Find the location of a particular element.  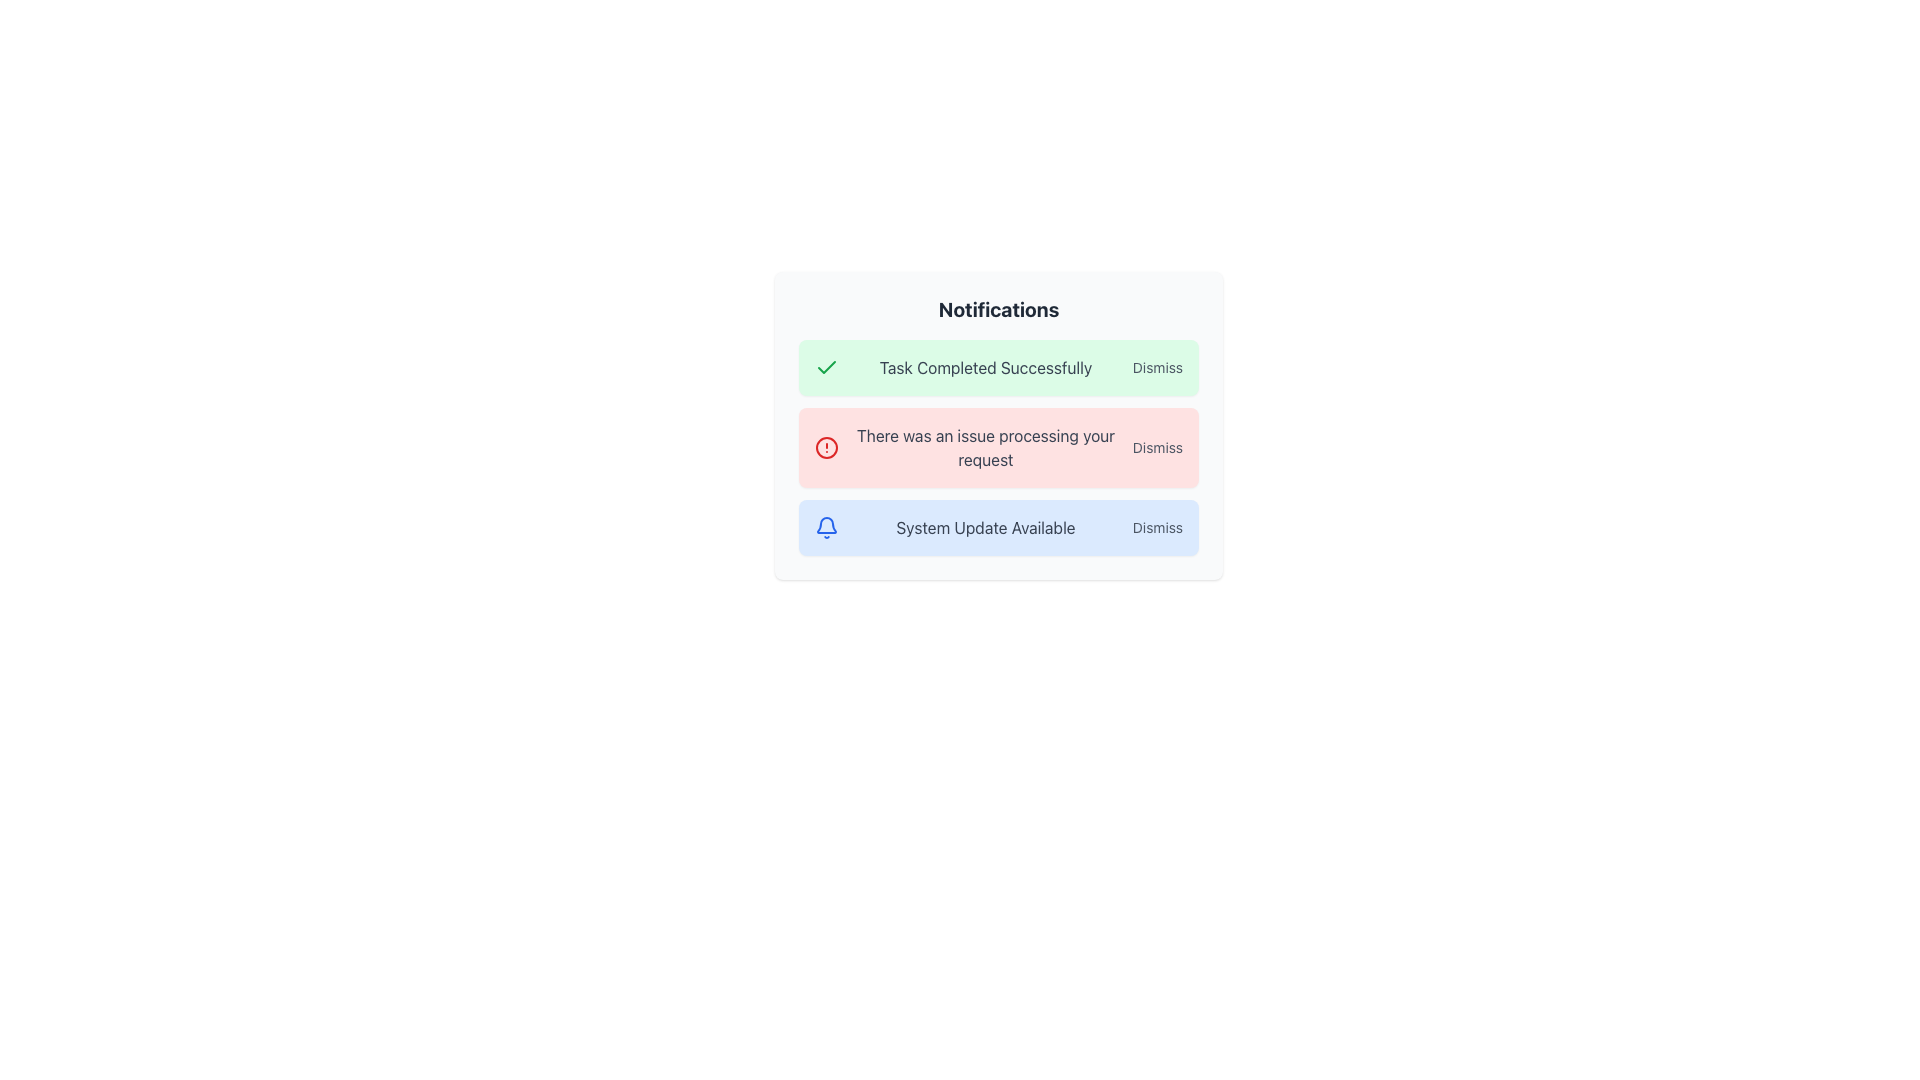

the blue-colored bell icon with a modern outline design located on the left side of the 'System Update Available' notification is located at coordinates (826, 527).